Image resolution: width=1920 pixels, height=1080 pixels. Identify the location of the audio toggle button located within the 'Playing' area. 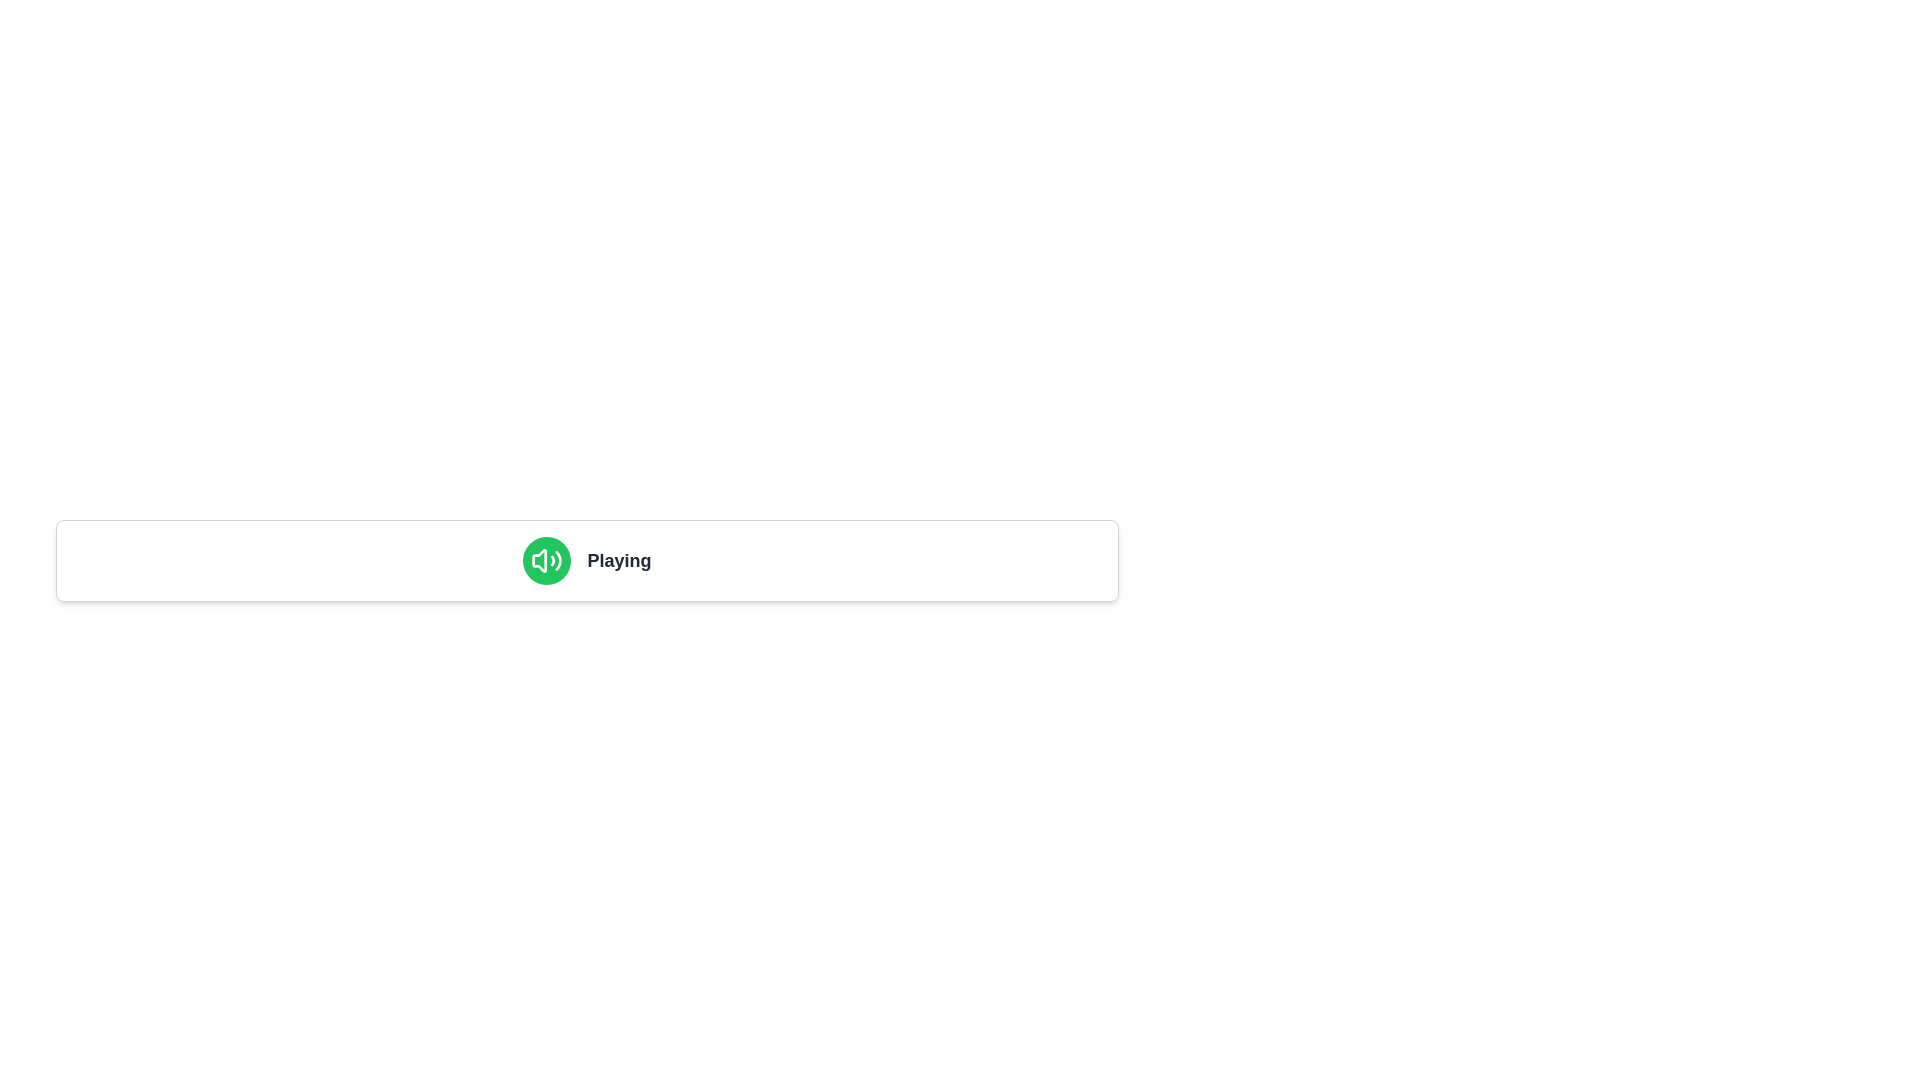
(547, 560).